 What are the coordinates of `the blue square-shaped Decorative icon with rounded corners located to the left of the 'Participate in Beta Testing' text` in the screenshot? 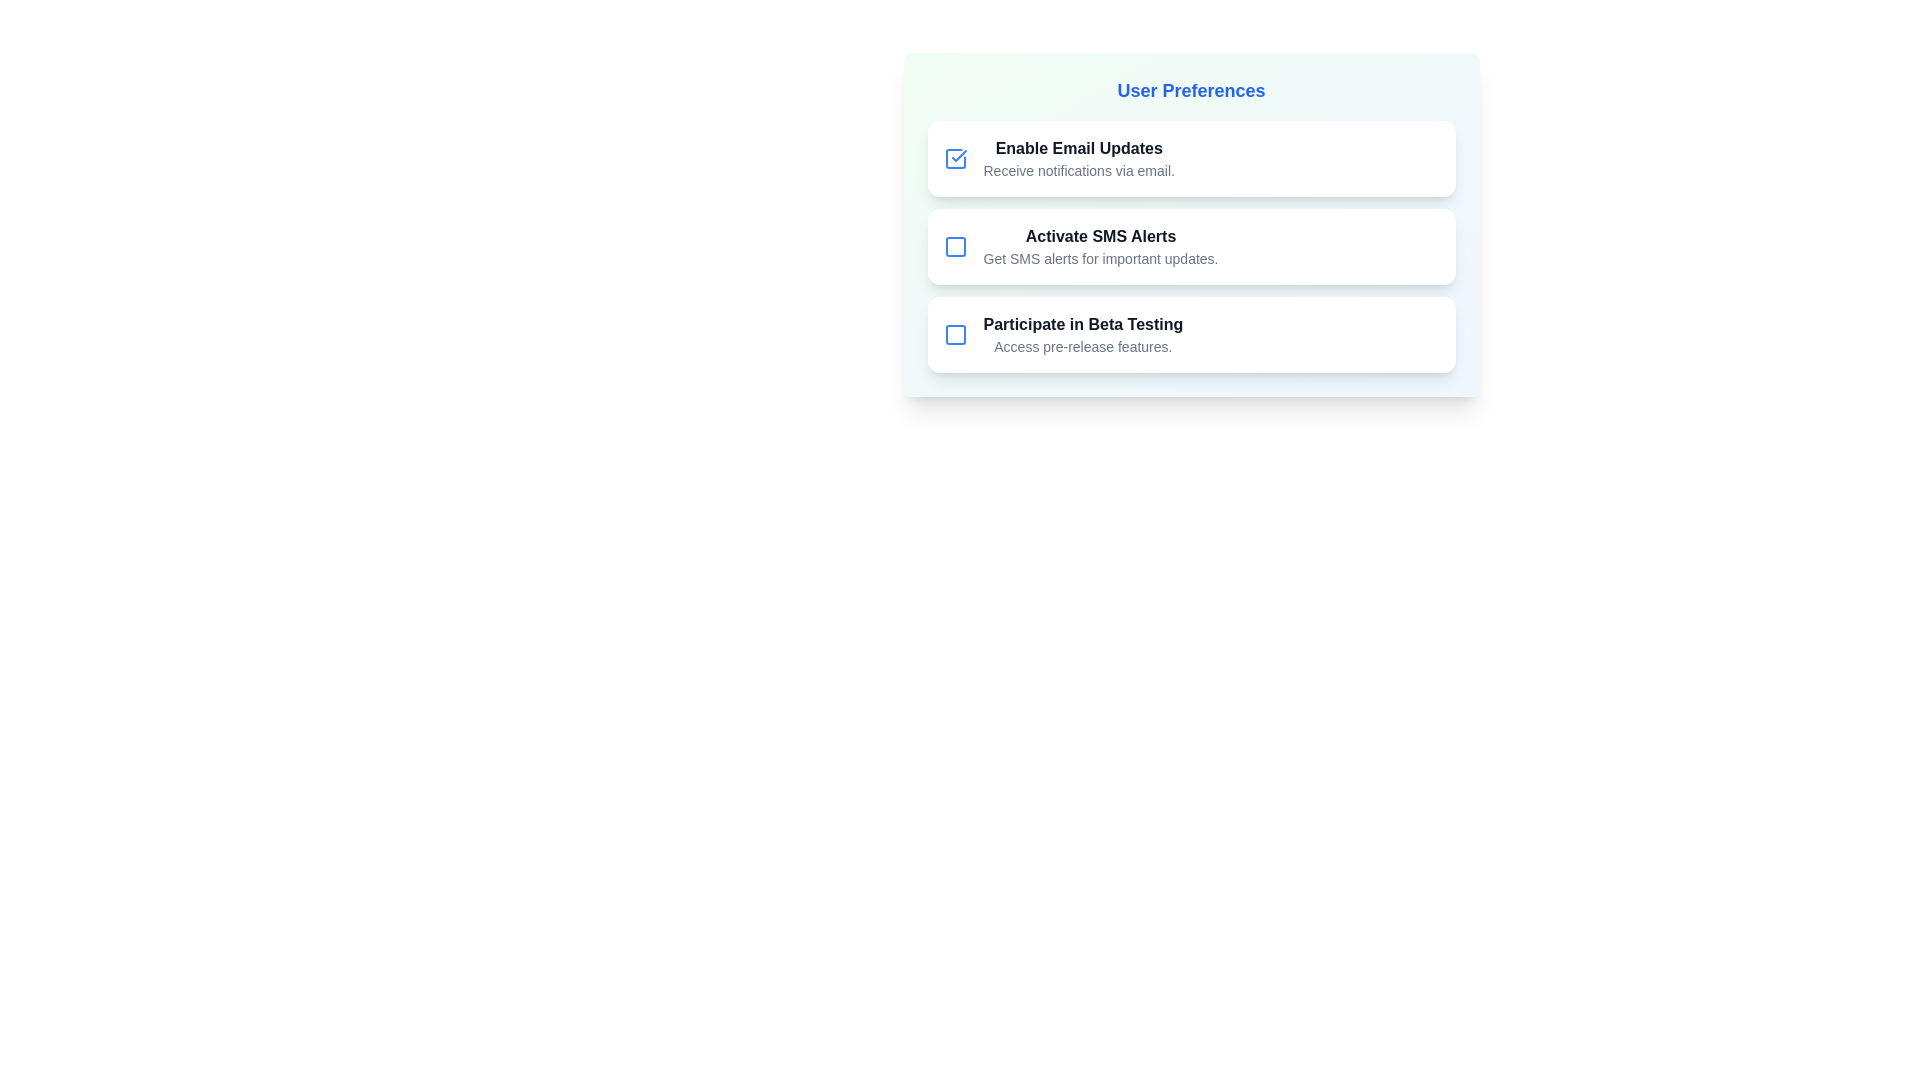 It's located at (954, 334).